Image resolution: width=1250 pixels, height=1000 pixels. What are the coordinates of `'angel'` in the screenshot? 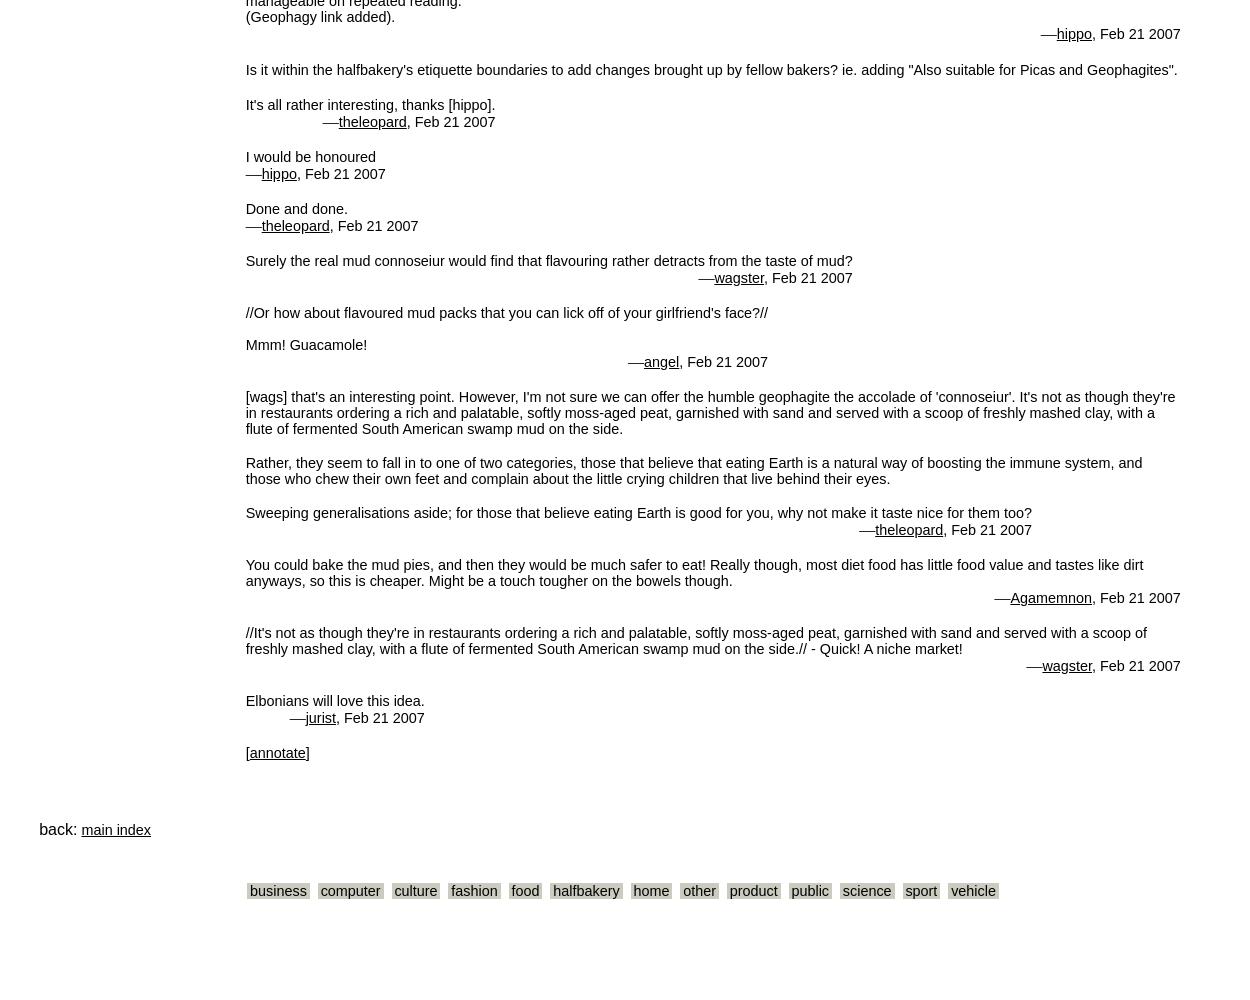 It's located at (661, 360).